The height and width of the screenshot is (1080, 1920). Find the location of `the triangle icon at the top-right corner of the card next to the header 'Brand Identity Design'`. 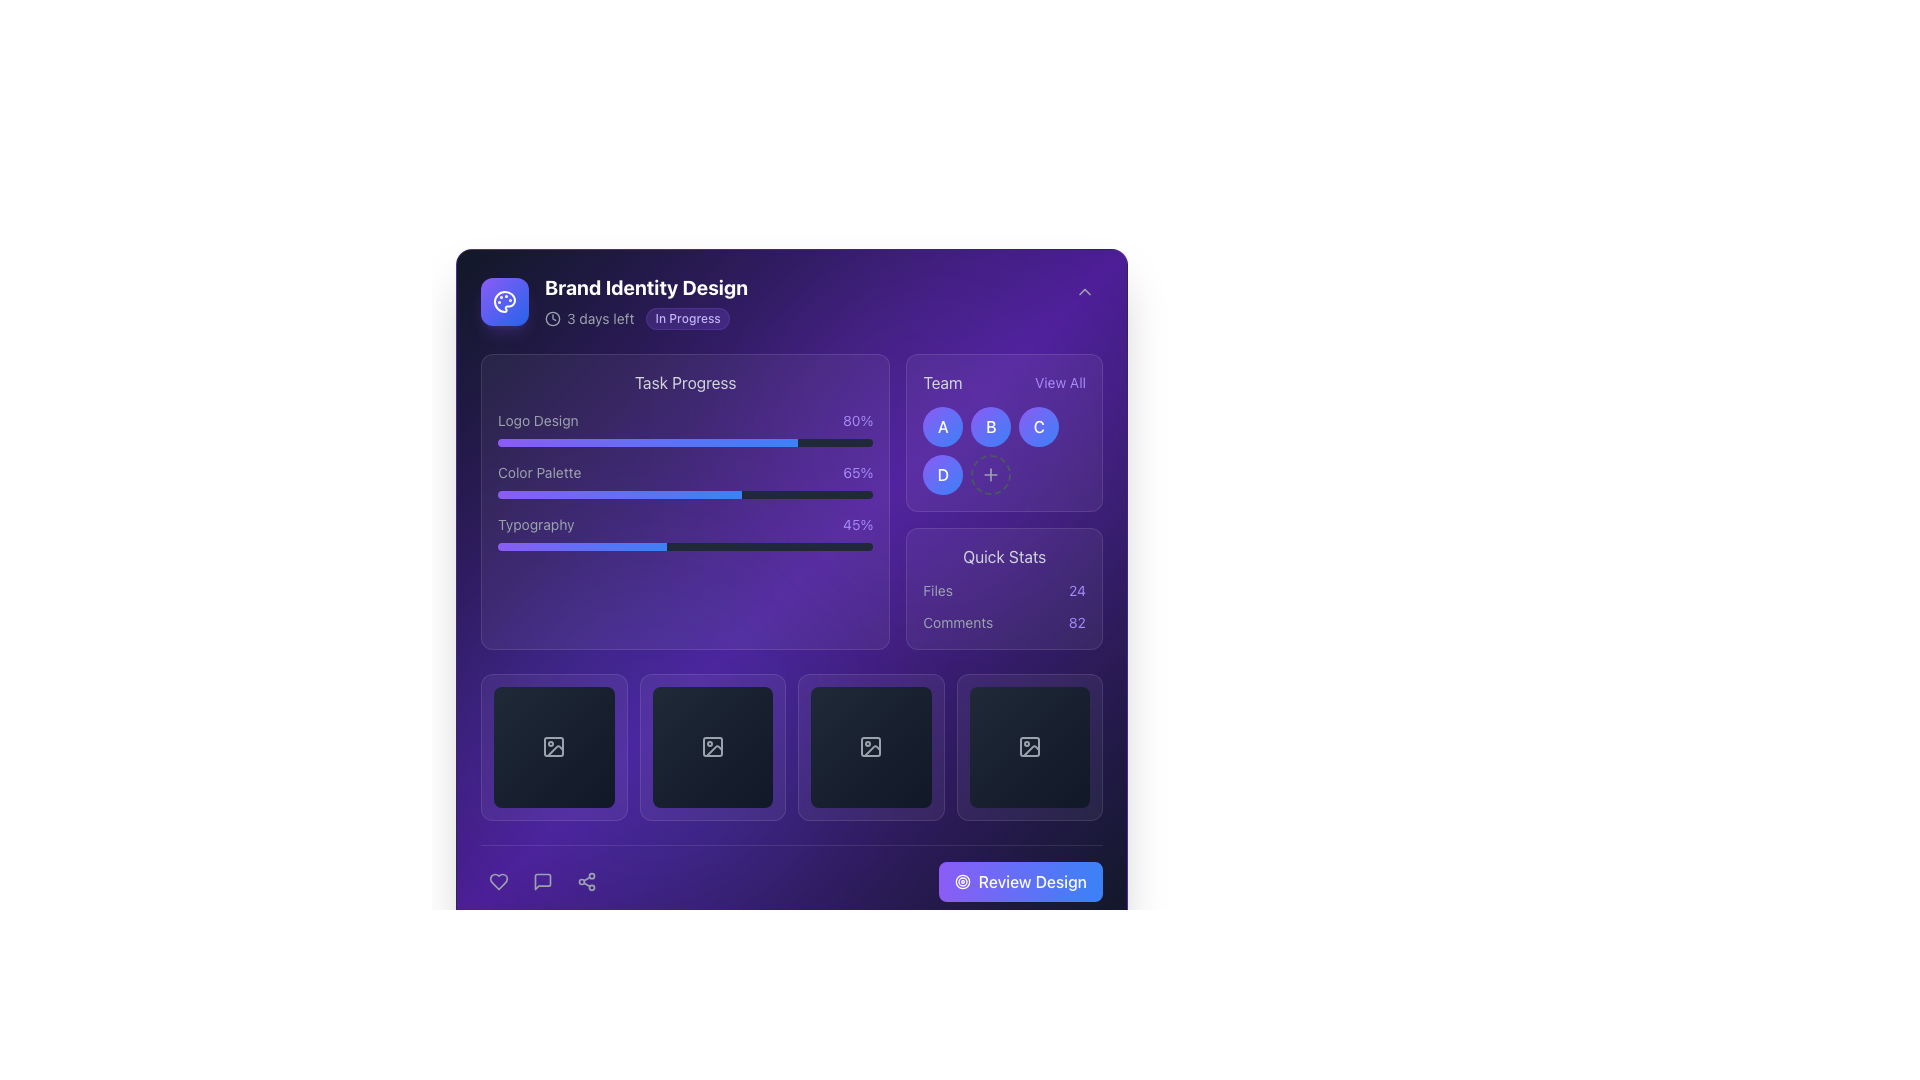

the triangle icon at the top-right corner of the card next to the header 'Brand Identity Design' is located at coordinates (1083, 292).